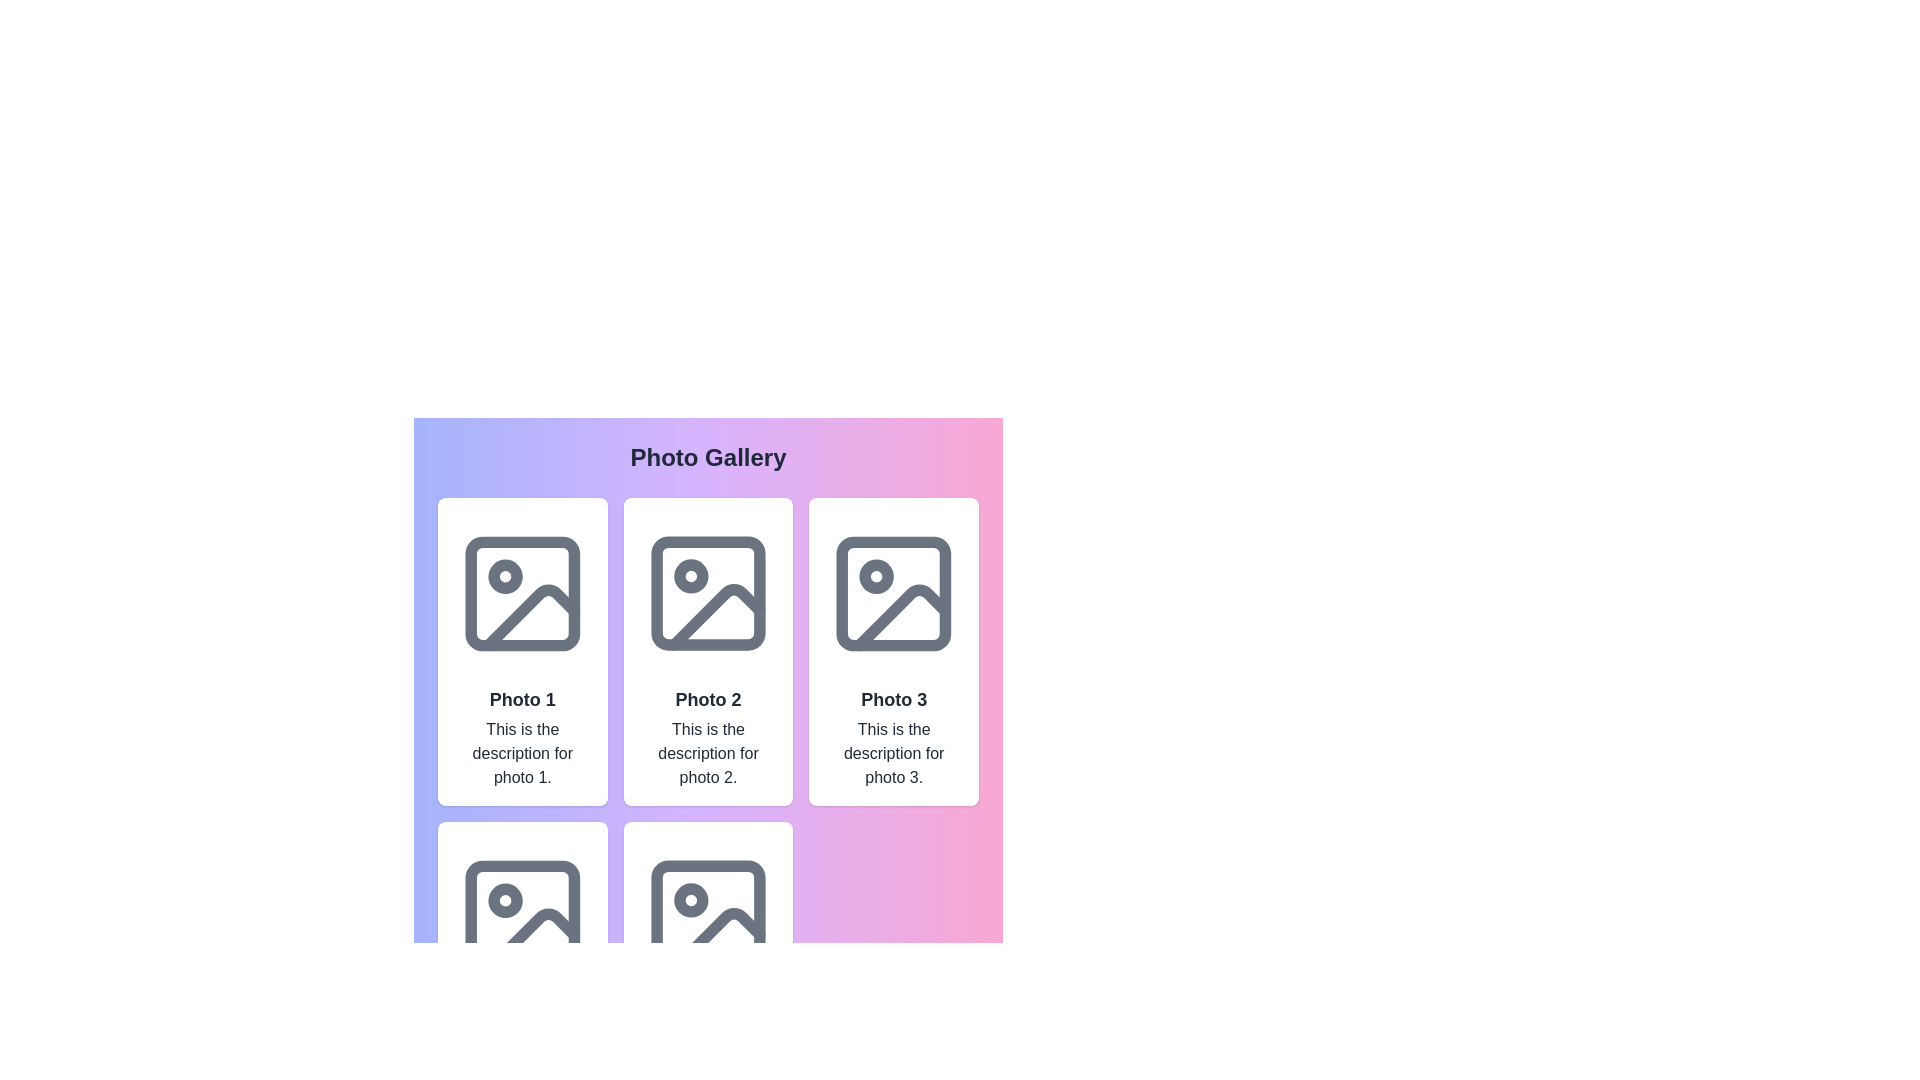 The width and height of the screenshot is (1920, 1080). What do you see at coordinates (708, 593) in the screenshot?
I see `the decorative element located in the upper-left section of the photo icon, which contributes to the graphical design of the image placeholder` at bounding box center [708, 593].